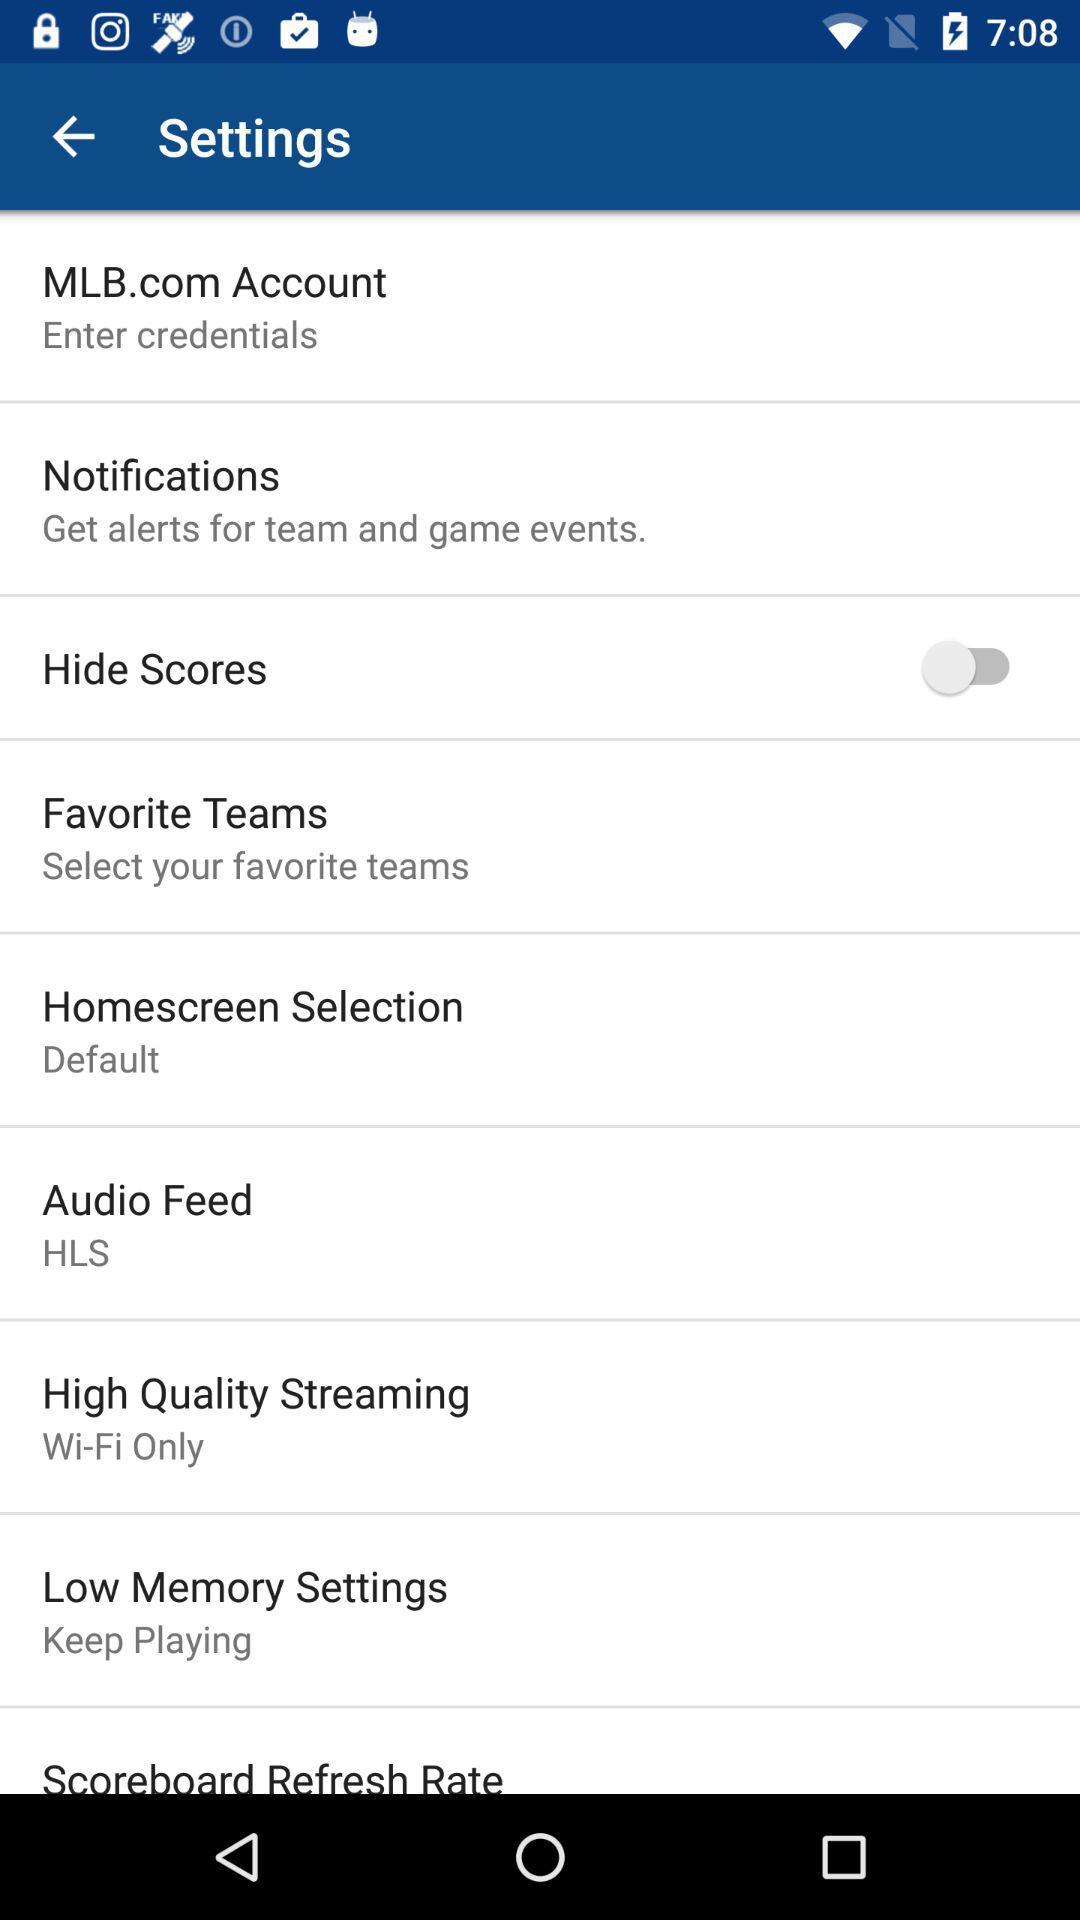 The image size is (1080, 1920). Describe the element at coordinates (72, 135) in the screenshot. I see `the app to the left of settings icon` at that location.